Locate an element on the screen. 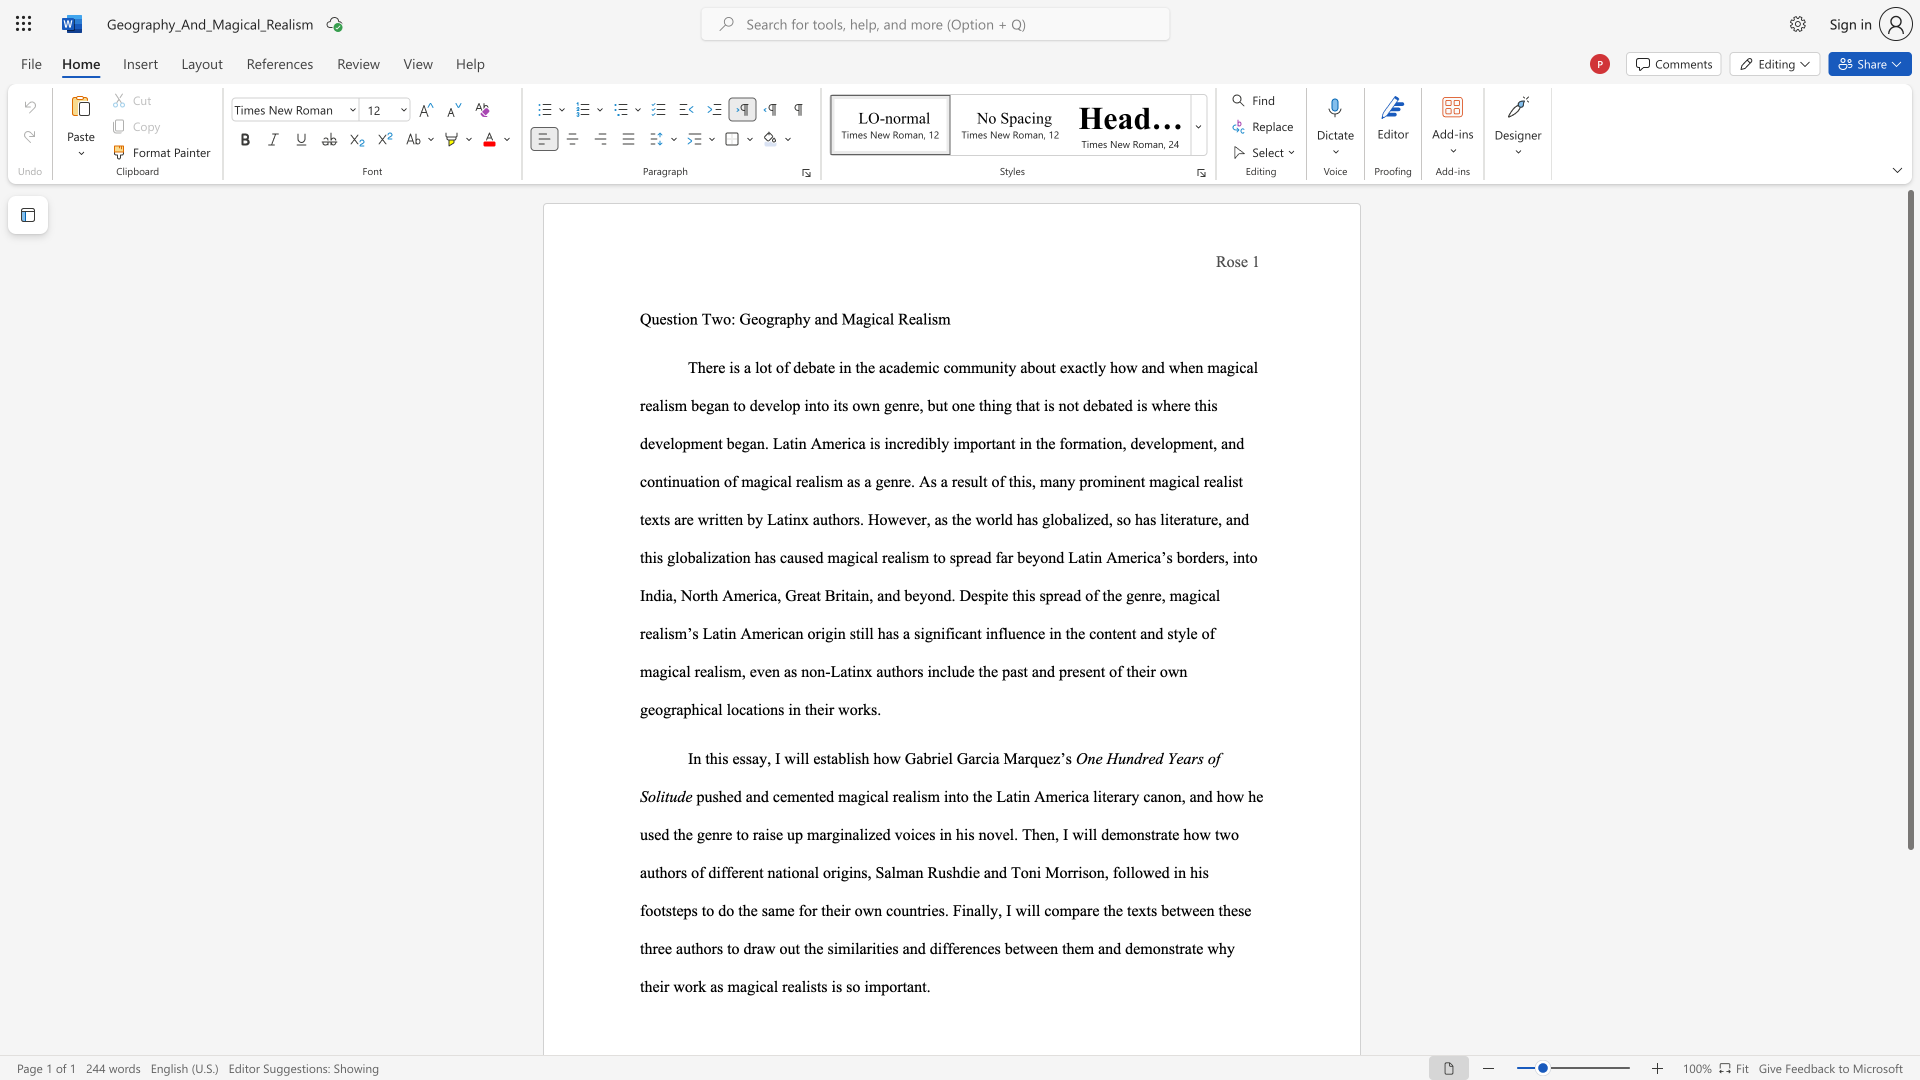 The image size is (1920, 1080). the scrollbar to move the view down is located at coordinates (1909, 878).